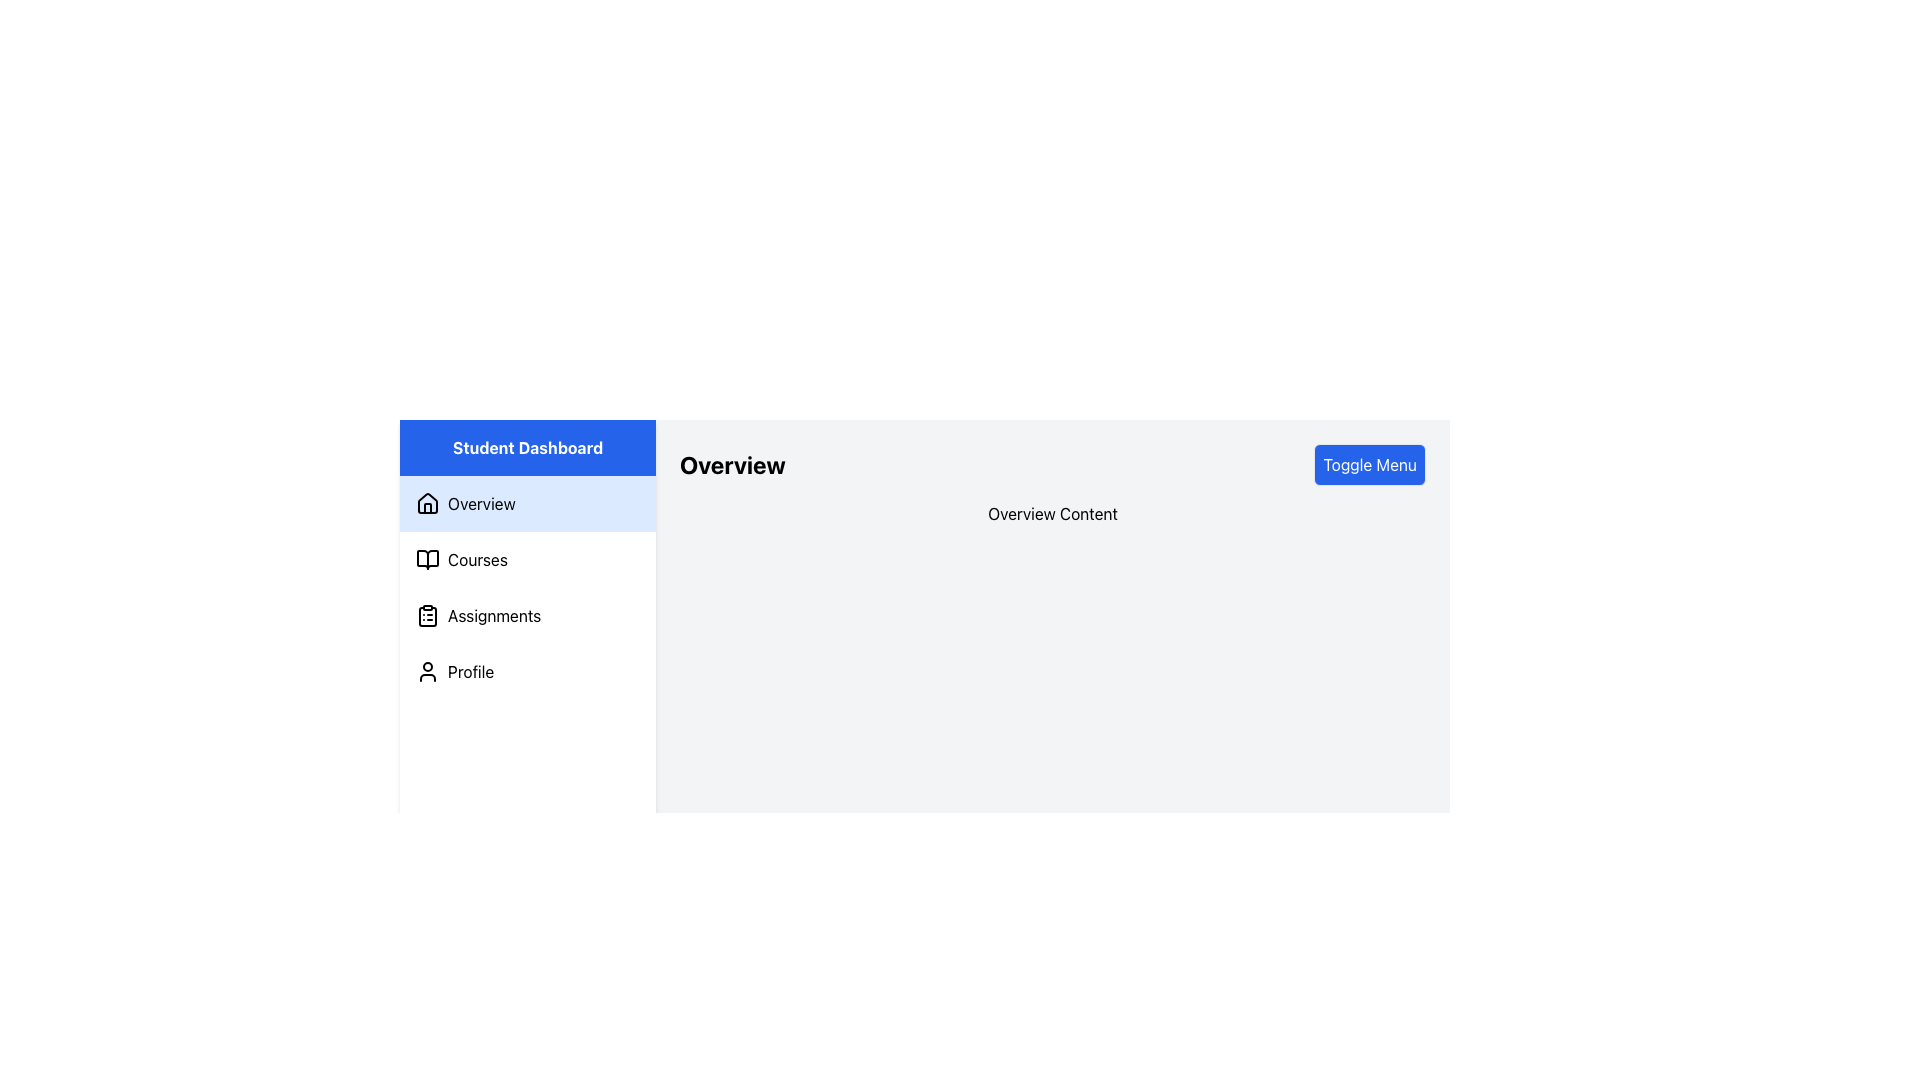 This screenshot has width=1920, height=1080. I want to click on the door area of the house icon in the left-side navigation bar, so click(426, 507).